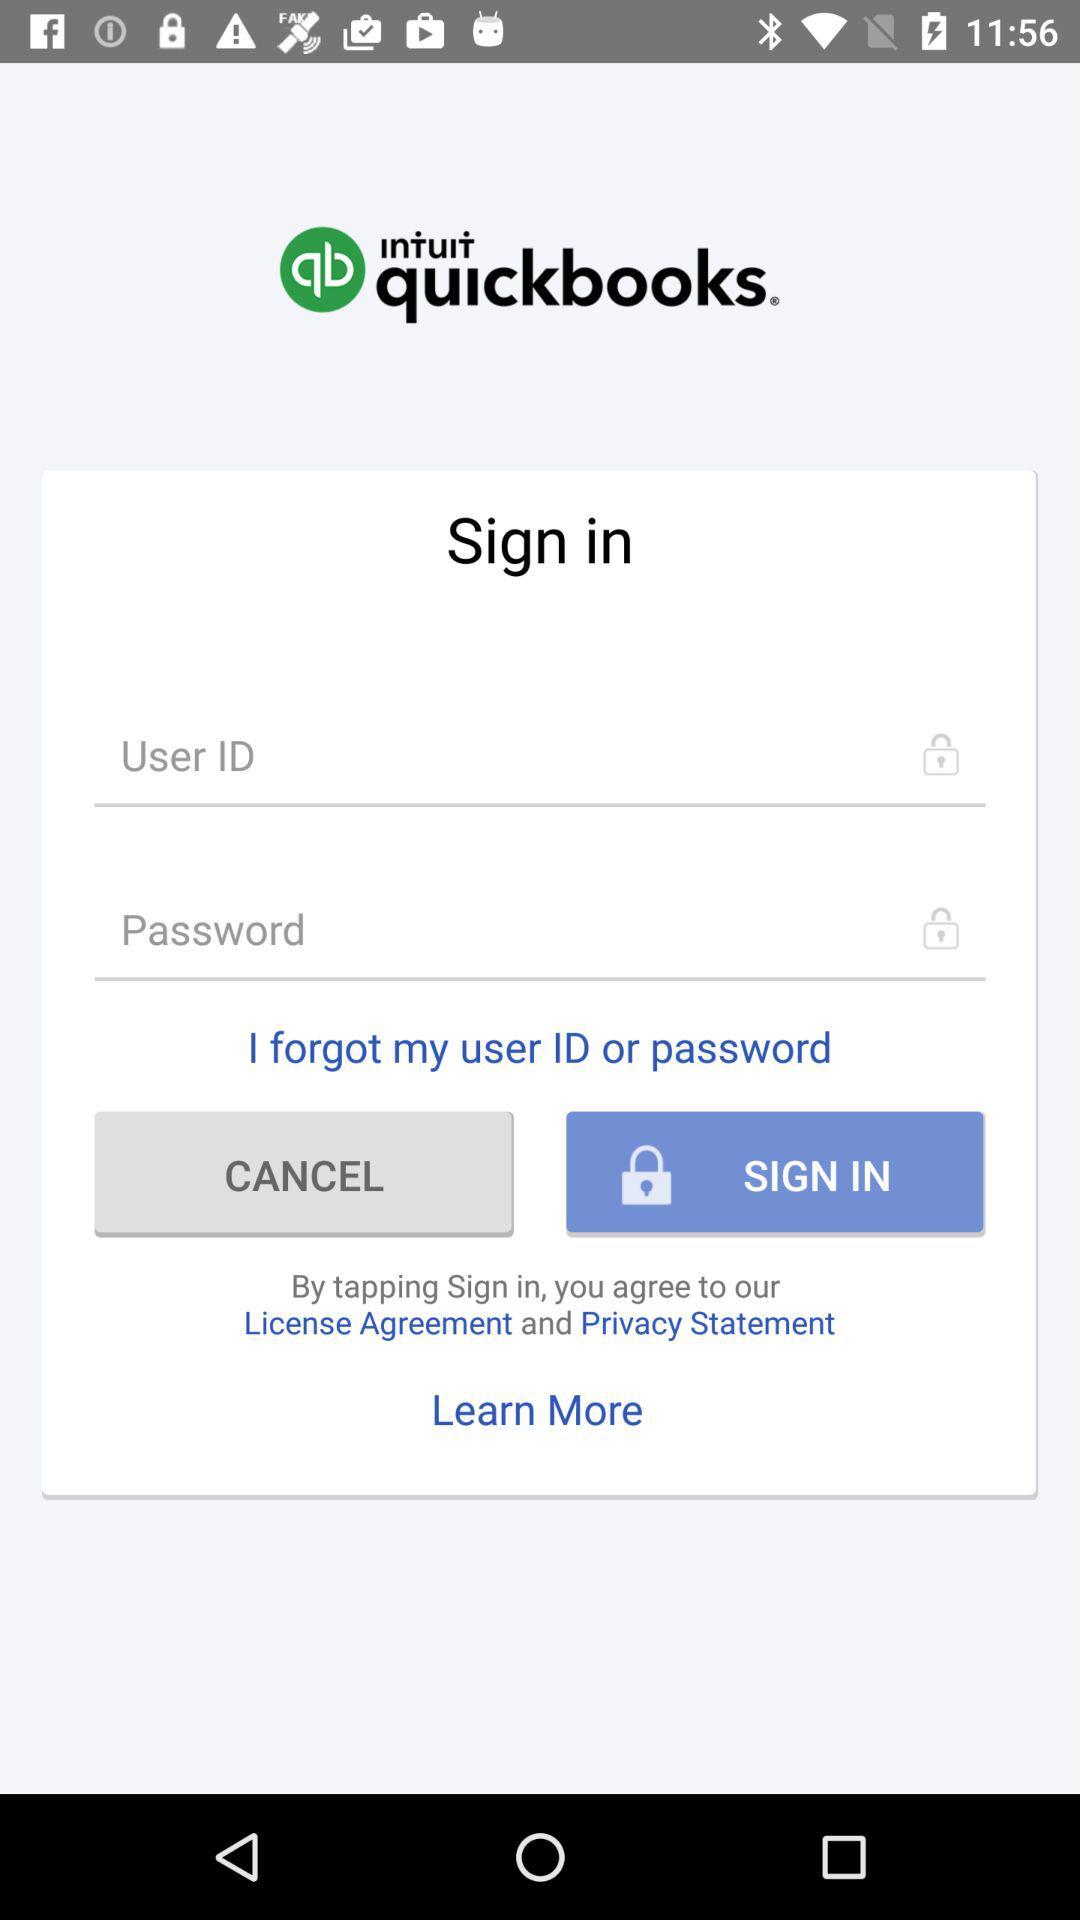  I want to click on icon above the by tapping sign, so click(304, 1174).